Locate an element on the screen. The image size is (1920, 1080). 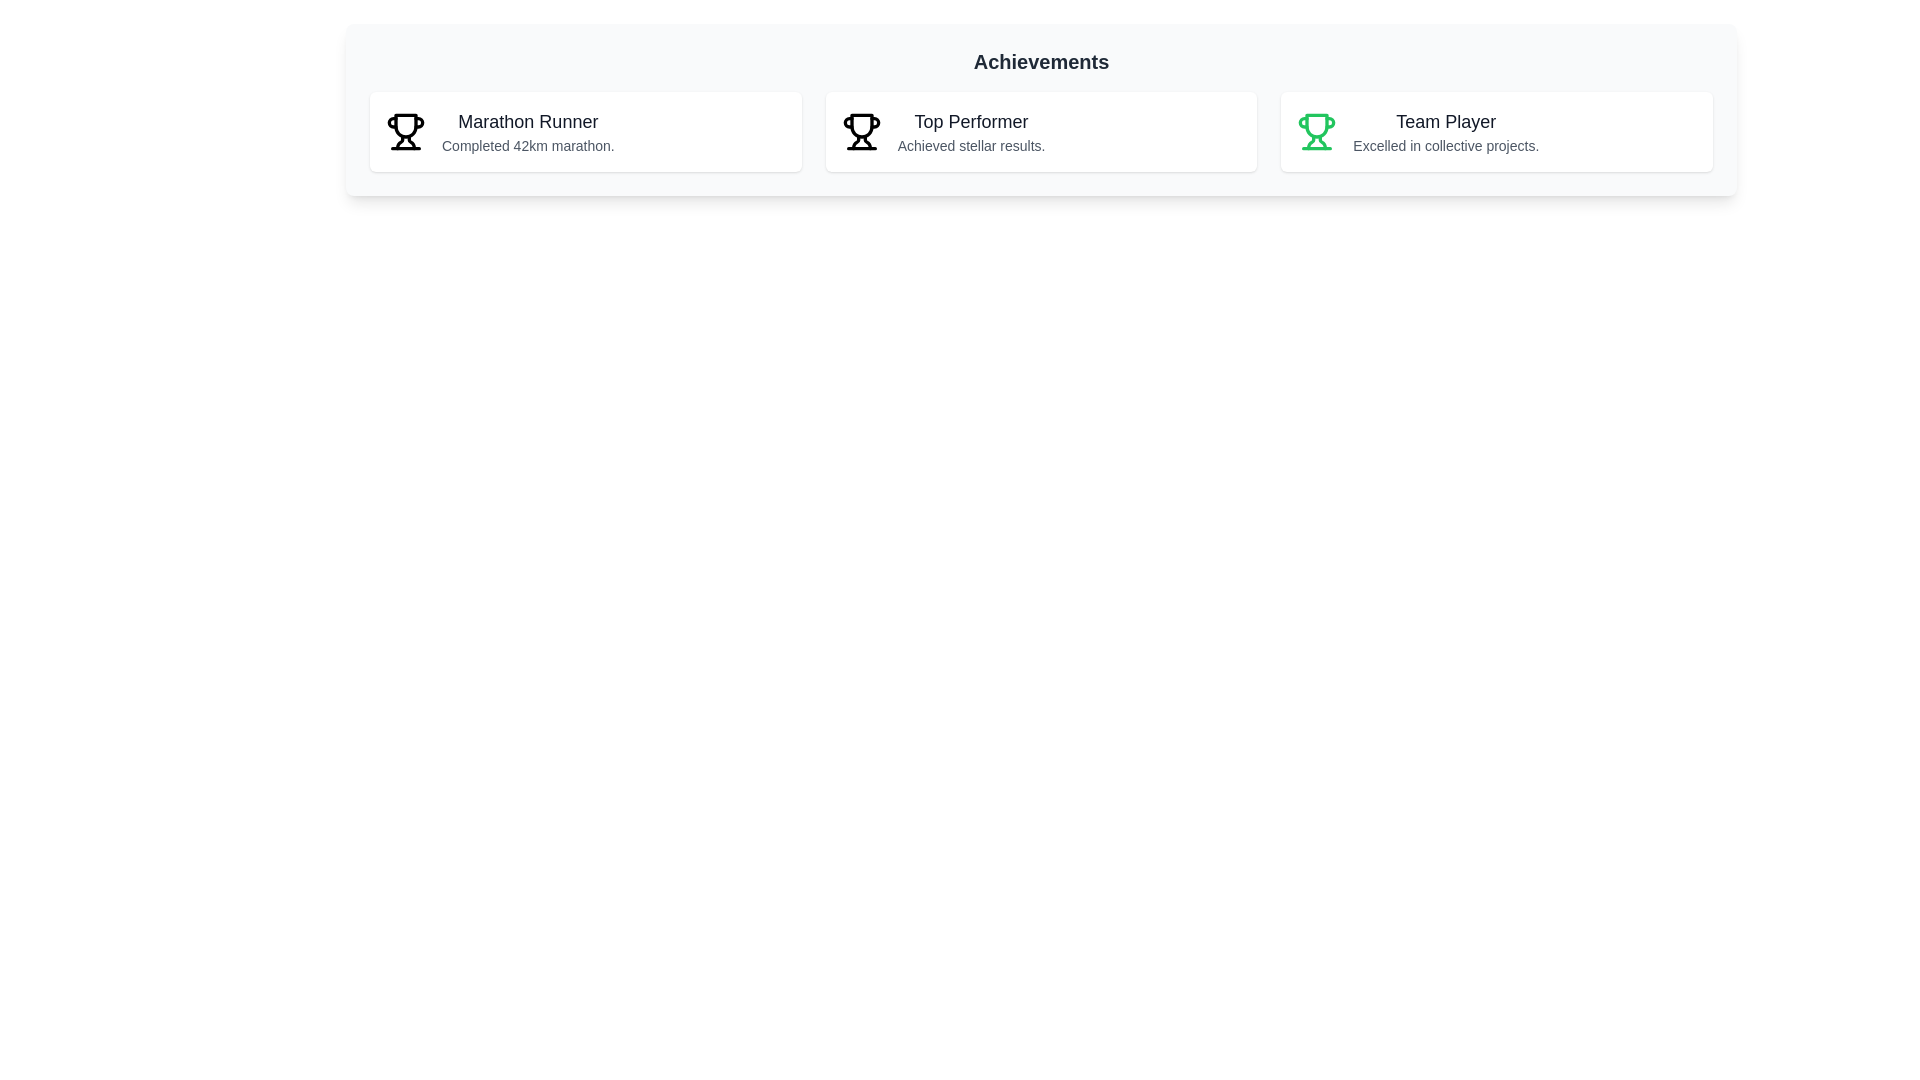
the main body of the trophy icon, which is filled in black and is part of the 'Top Performer' achievement icon, located in the center of the achievements list in the second card from the left is located at coordinates (861, 126).